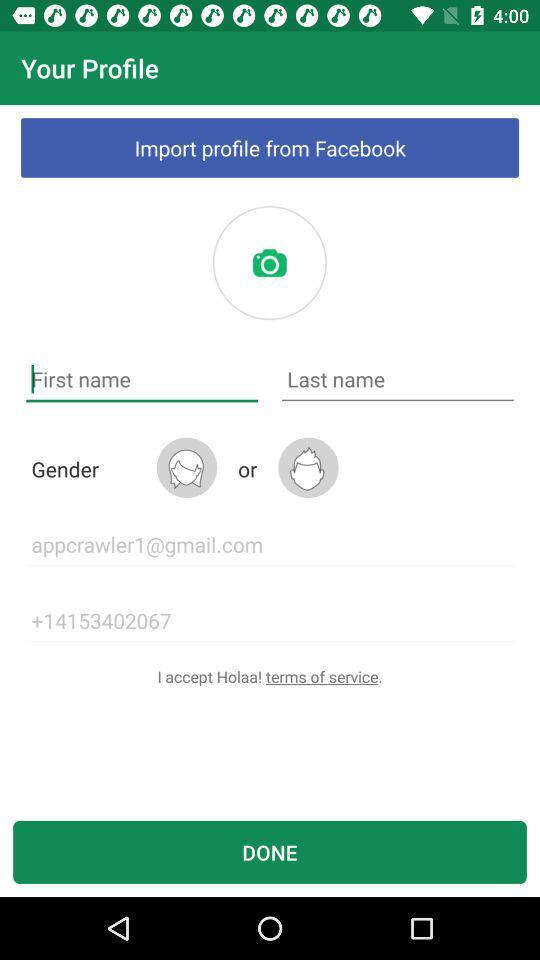  I want to click on item on the right, so click(397, 378).